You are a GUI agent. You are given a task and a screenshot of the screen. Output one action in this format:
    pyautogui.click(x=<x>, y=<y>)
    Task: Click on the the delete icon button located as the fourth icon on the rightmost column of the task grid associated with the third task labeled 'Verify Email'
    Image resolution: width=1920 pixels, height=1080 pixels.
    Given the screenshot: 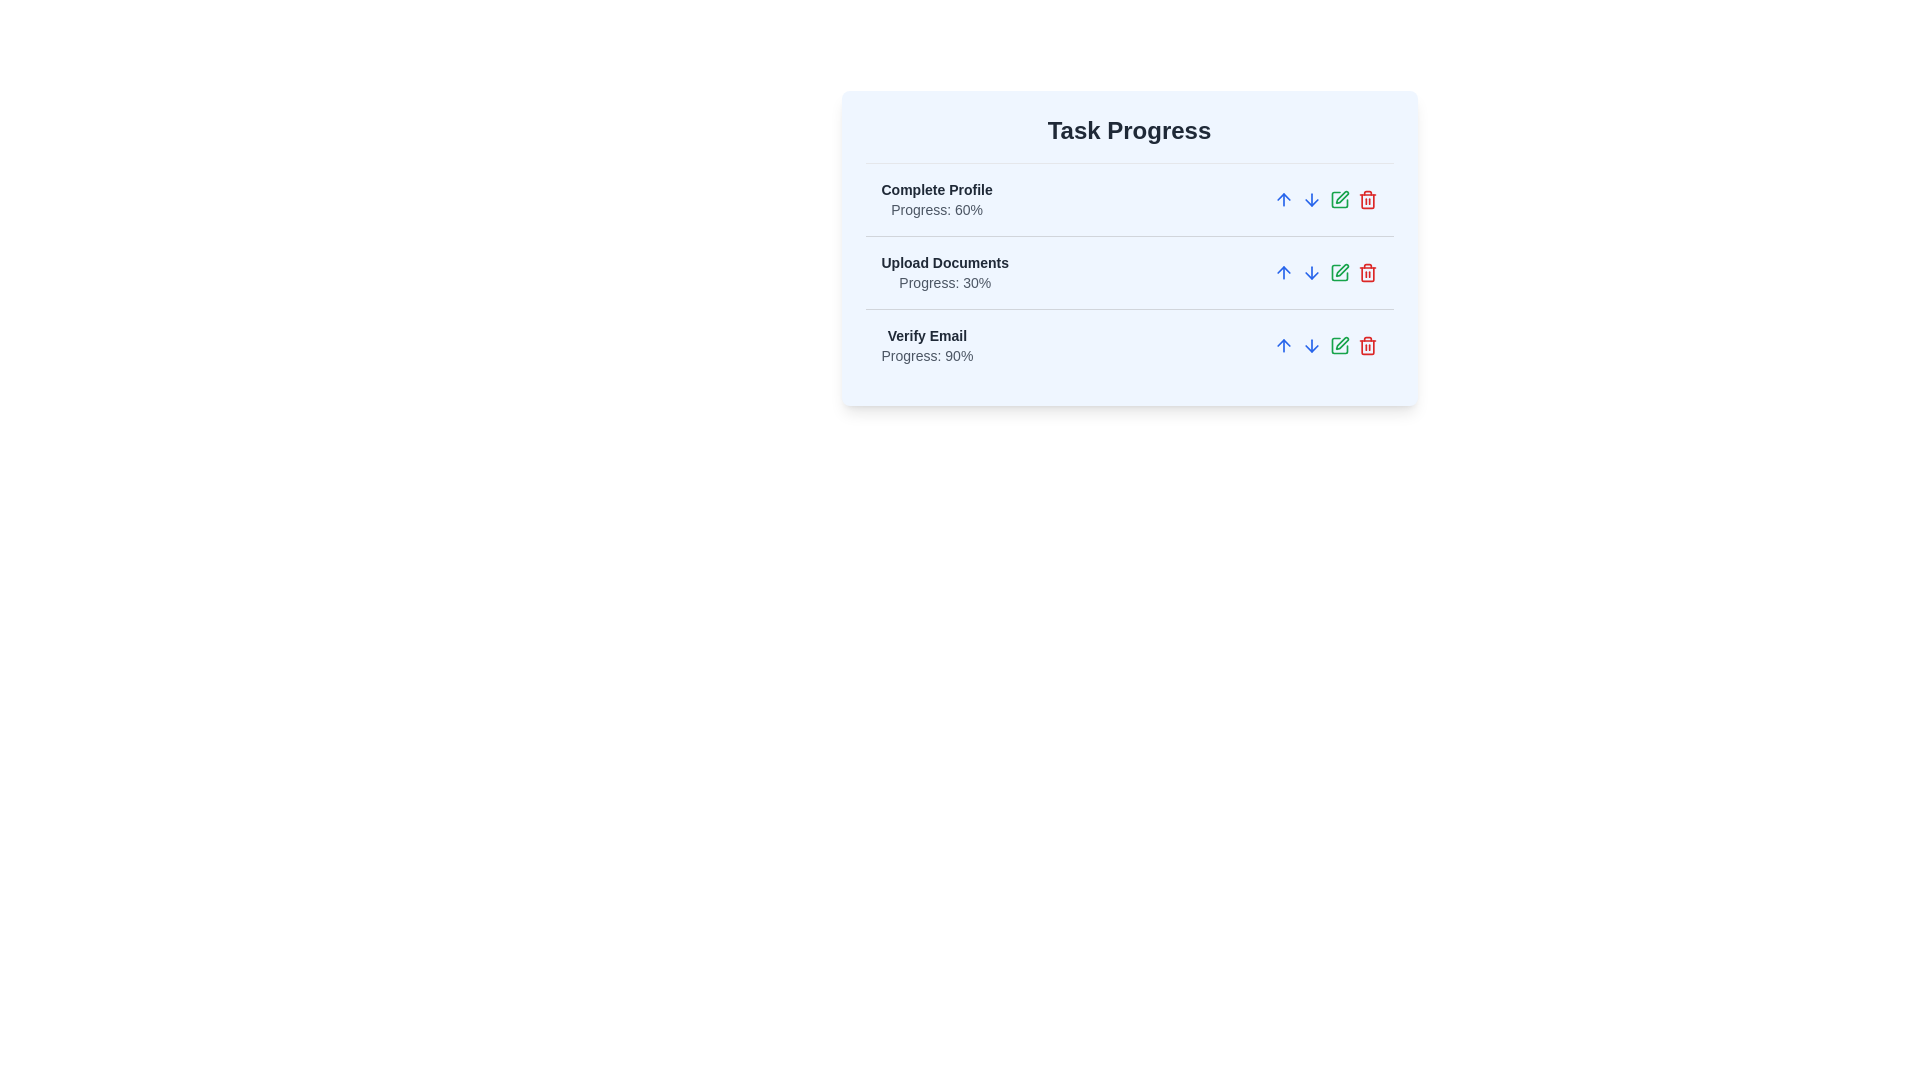 What is the action you would take?
    pyautogui.click(x=1366, y=200)
    